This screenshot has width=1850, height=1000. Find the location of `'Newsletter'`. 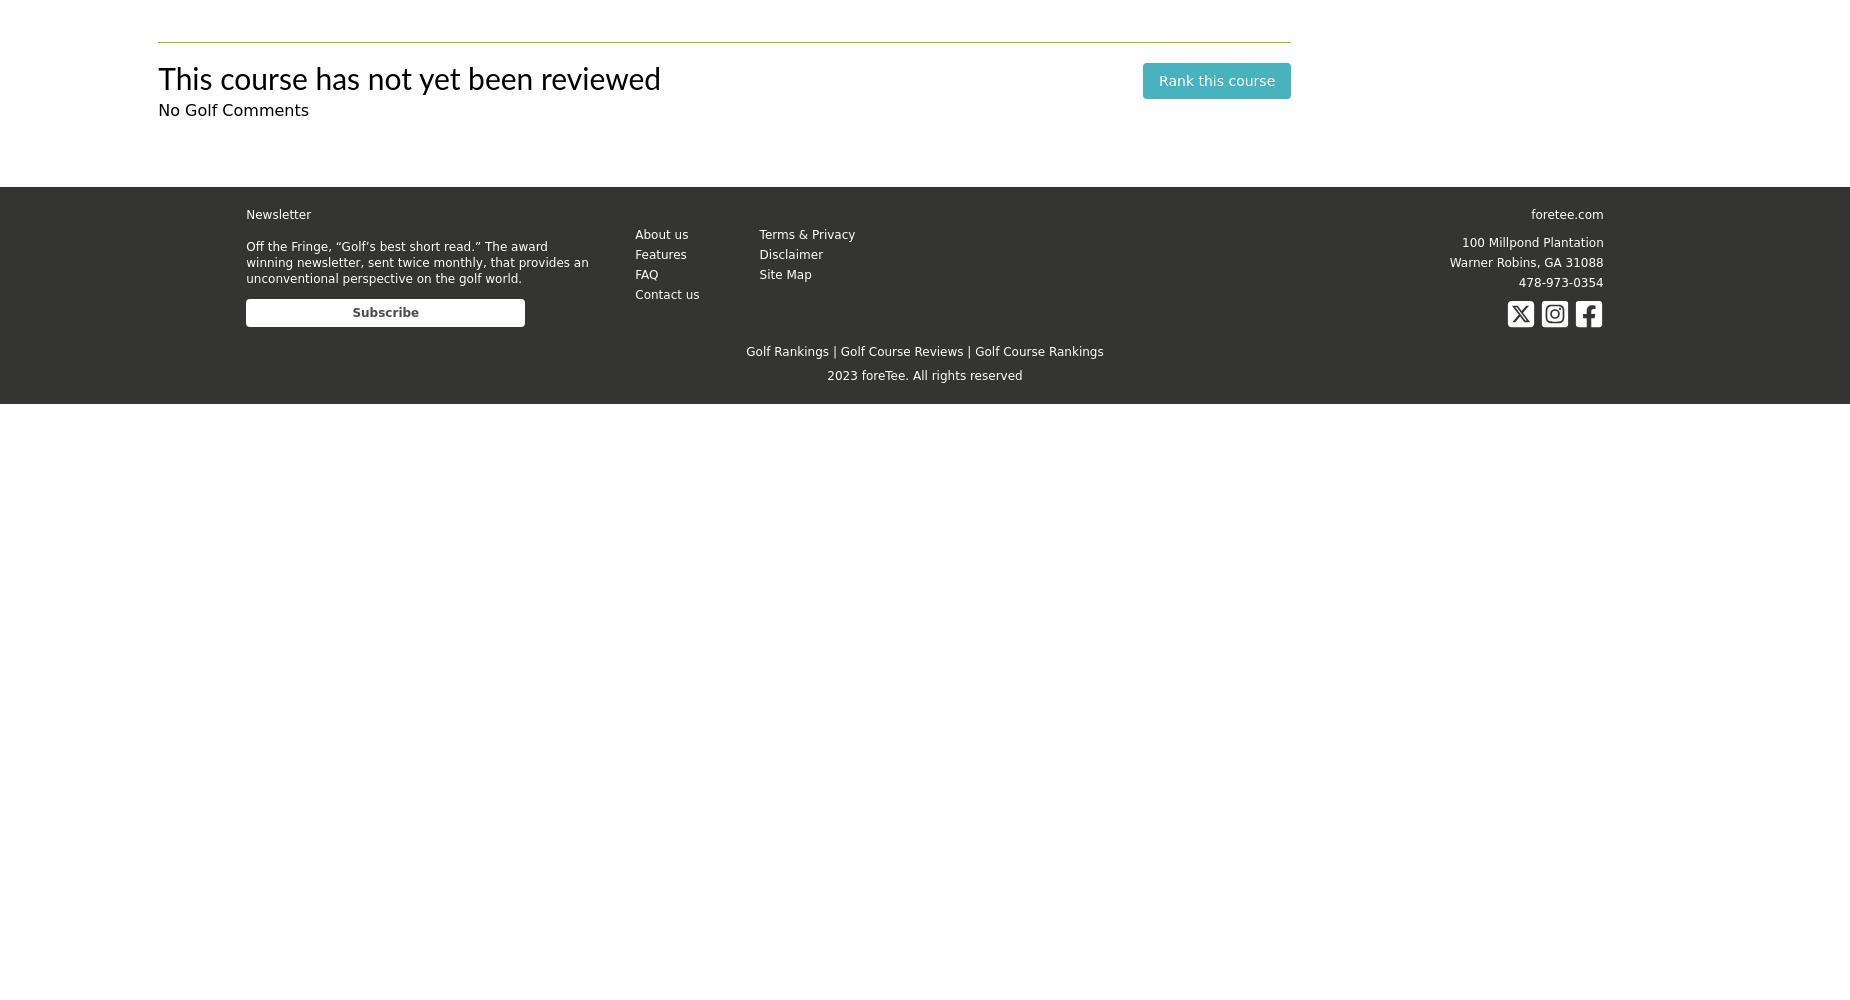

'Newsletter' is located at coordinates (277, 214).